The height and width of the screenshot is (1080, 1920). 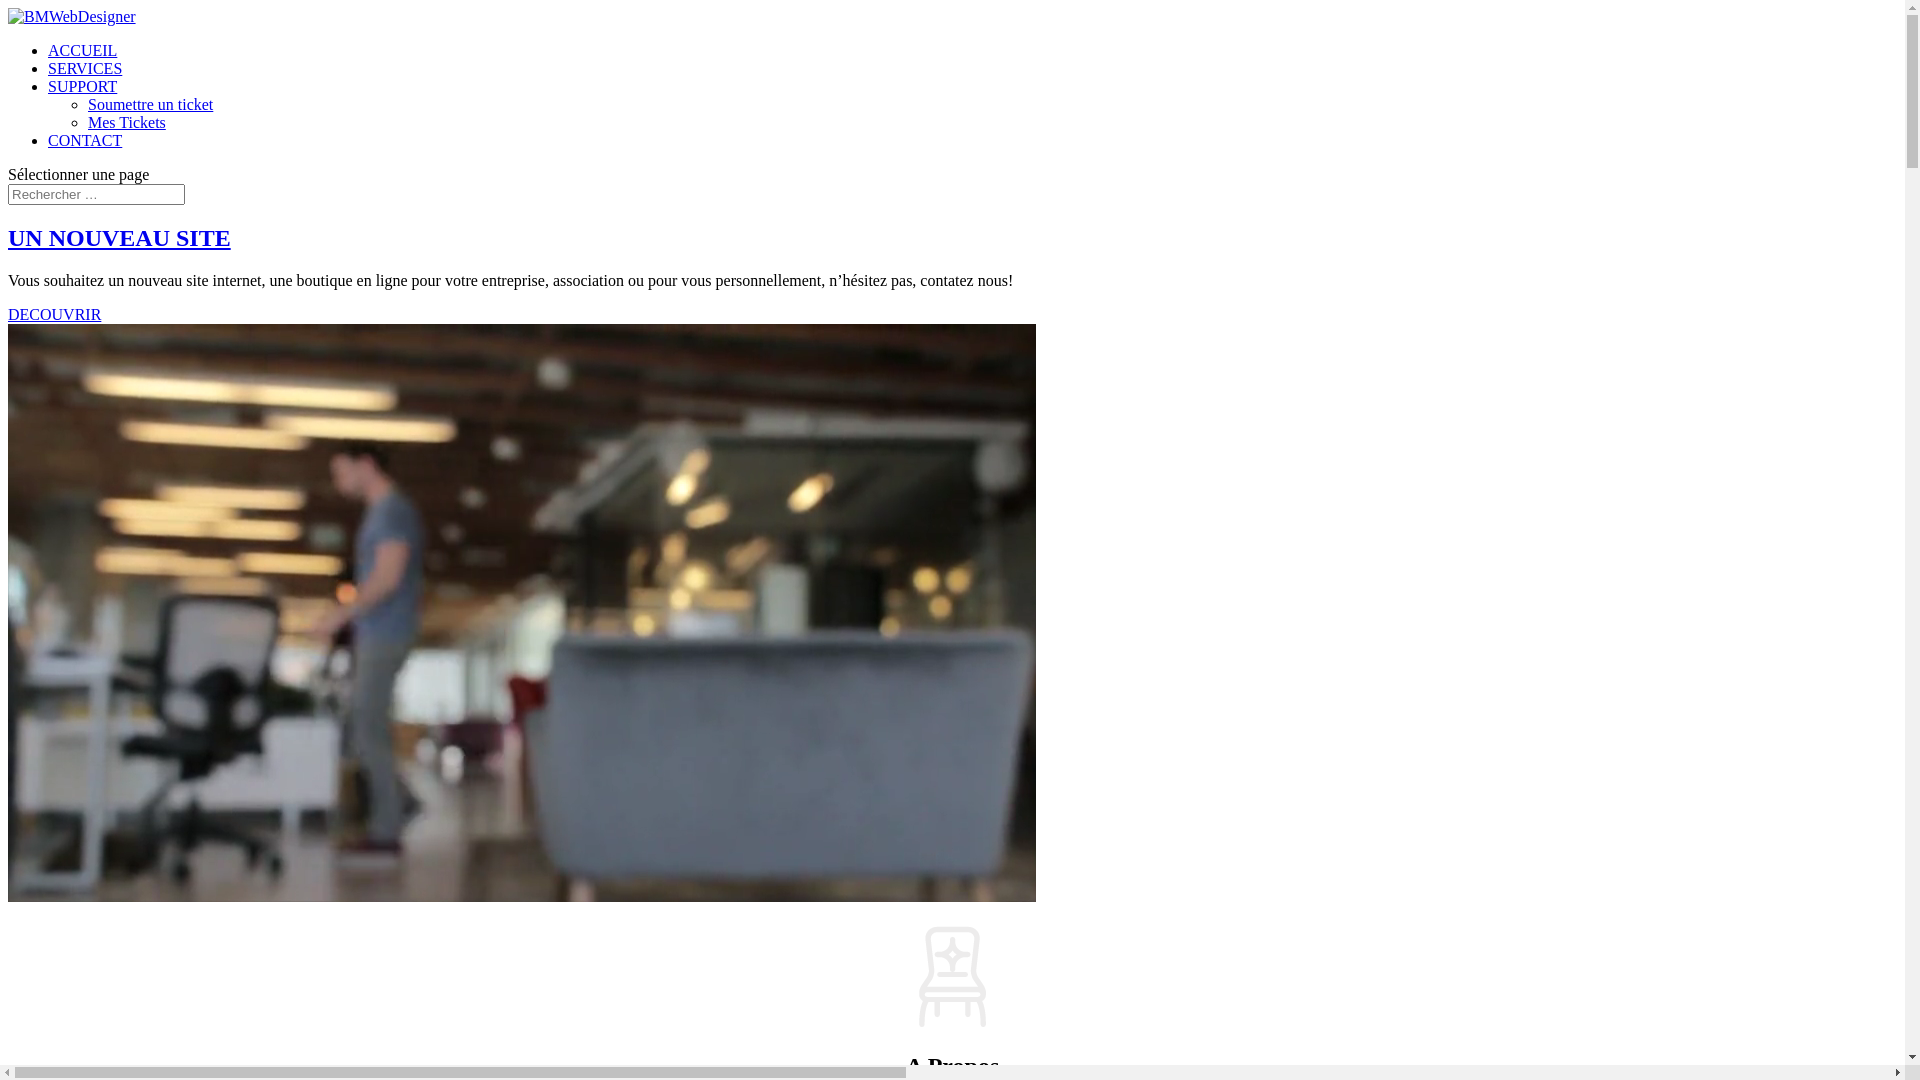 What do you see at coordinates (125, 122) in the screenshot?
I see `'Mes Tickets'` at bounding box center [125, 122].